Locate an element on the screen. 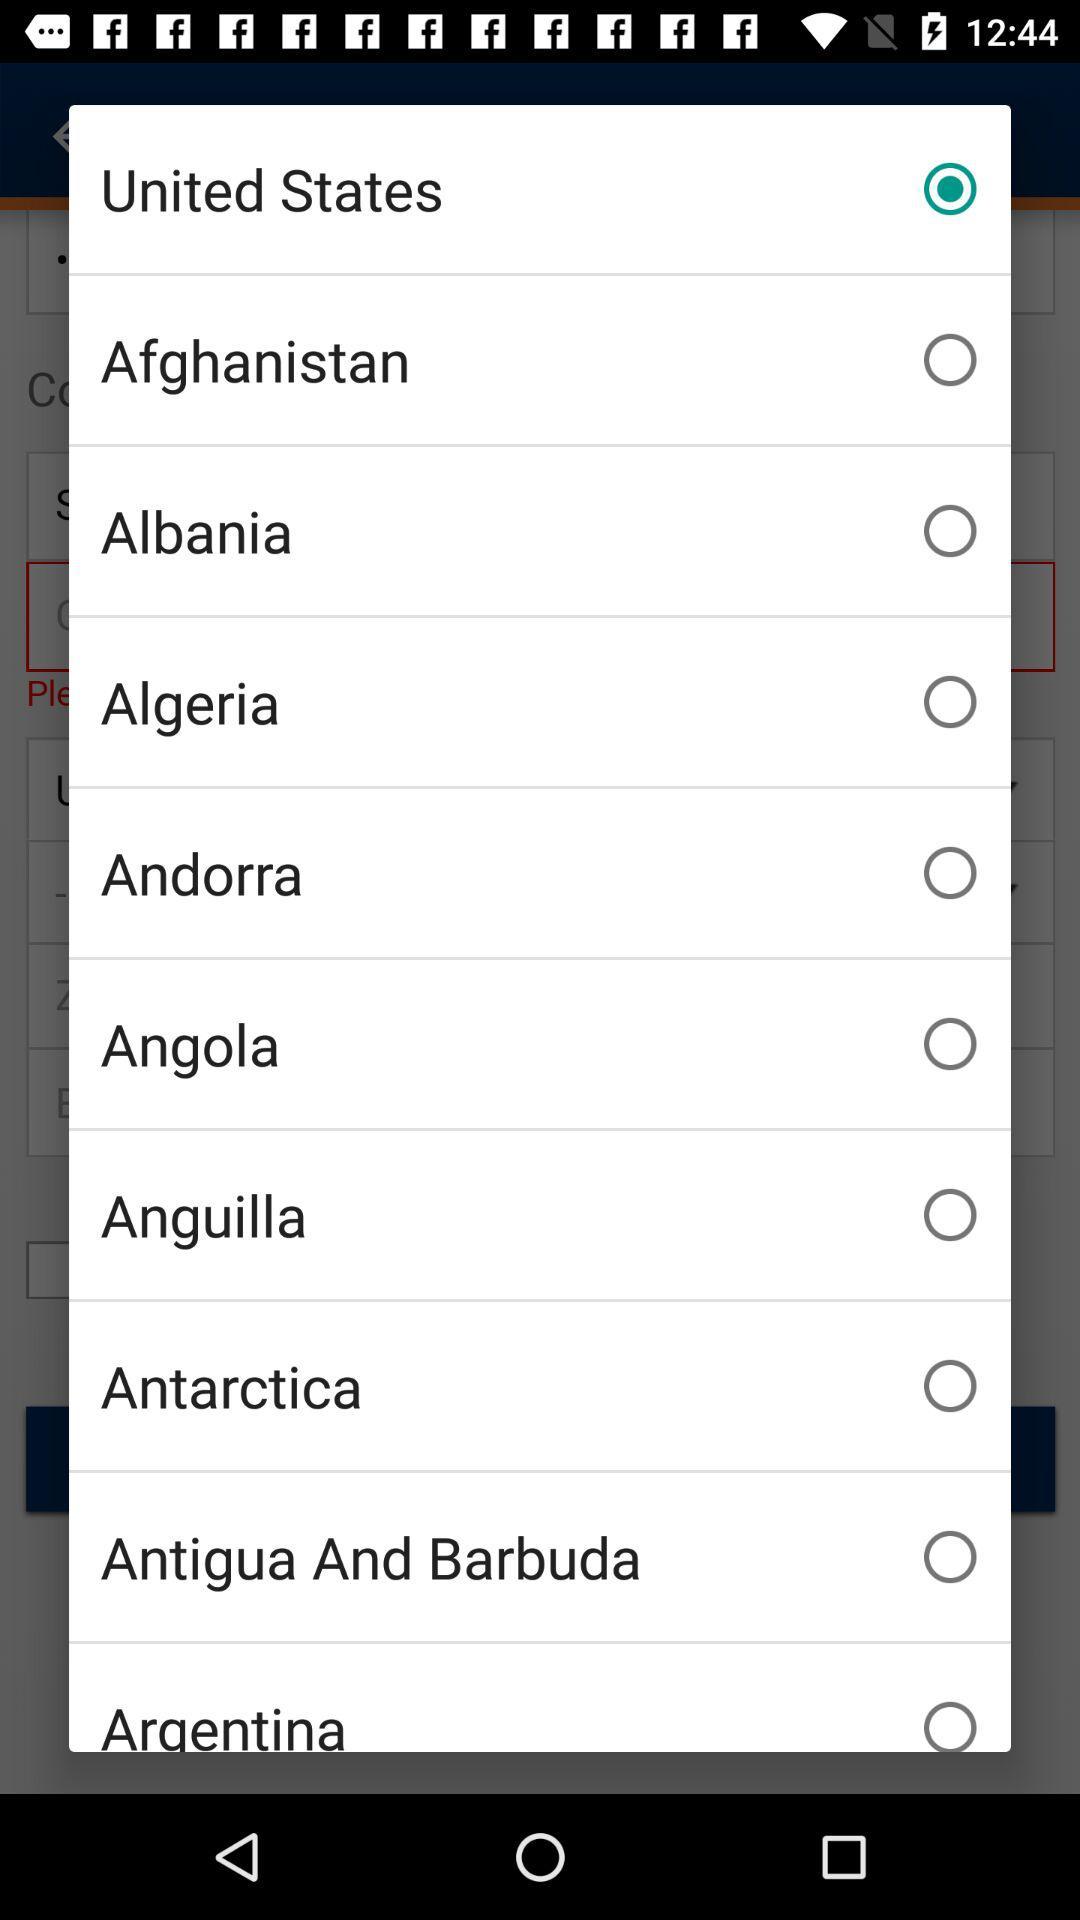 The height and width of the screenshot is (1920, 1080). algeria is located at coordinates (540, 701).